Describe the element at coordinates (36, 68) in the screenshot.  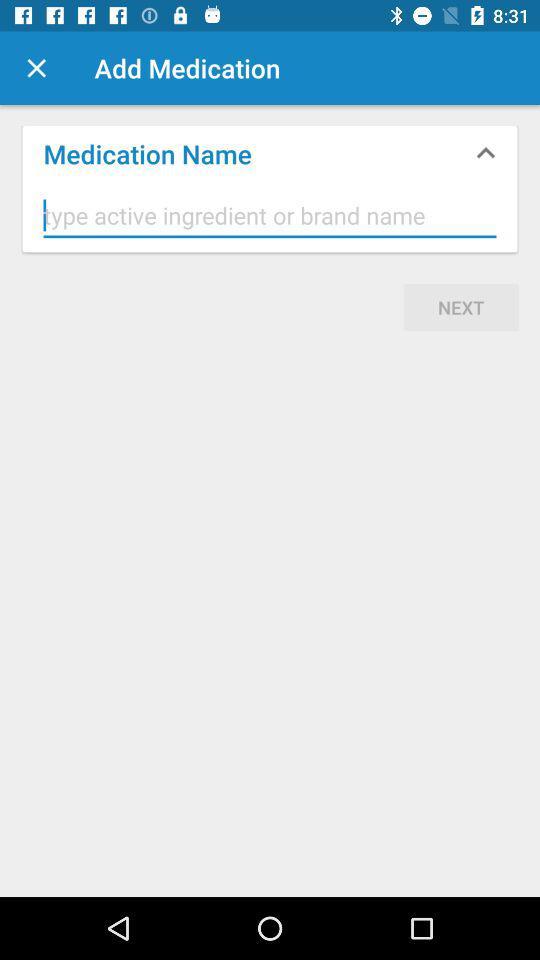
I see `cancel` at that location.